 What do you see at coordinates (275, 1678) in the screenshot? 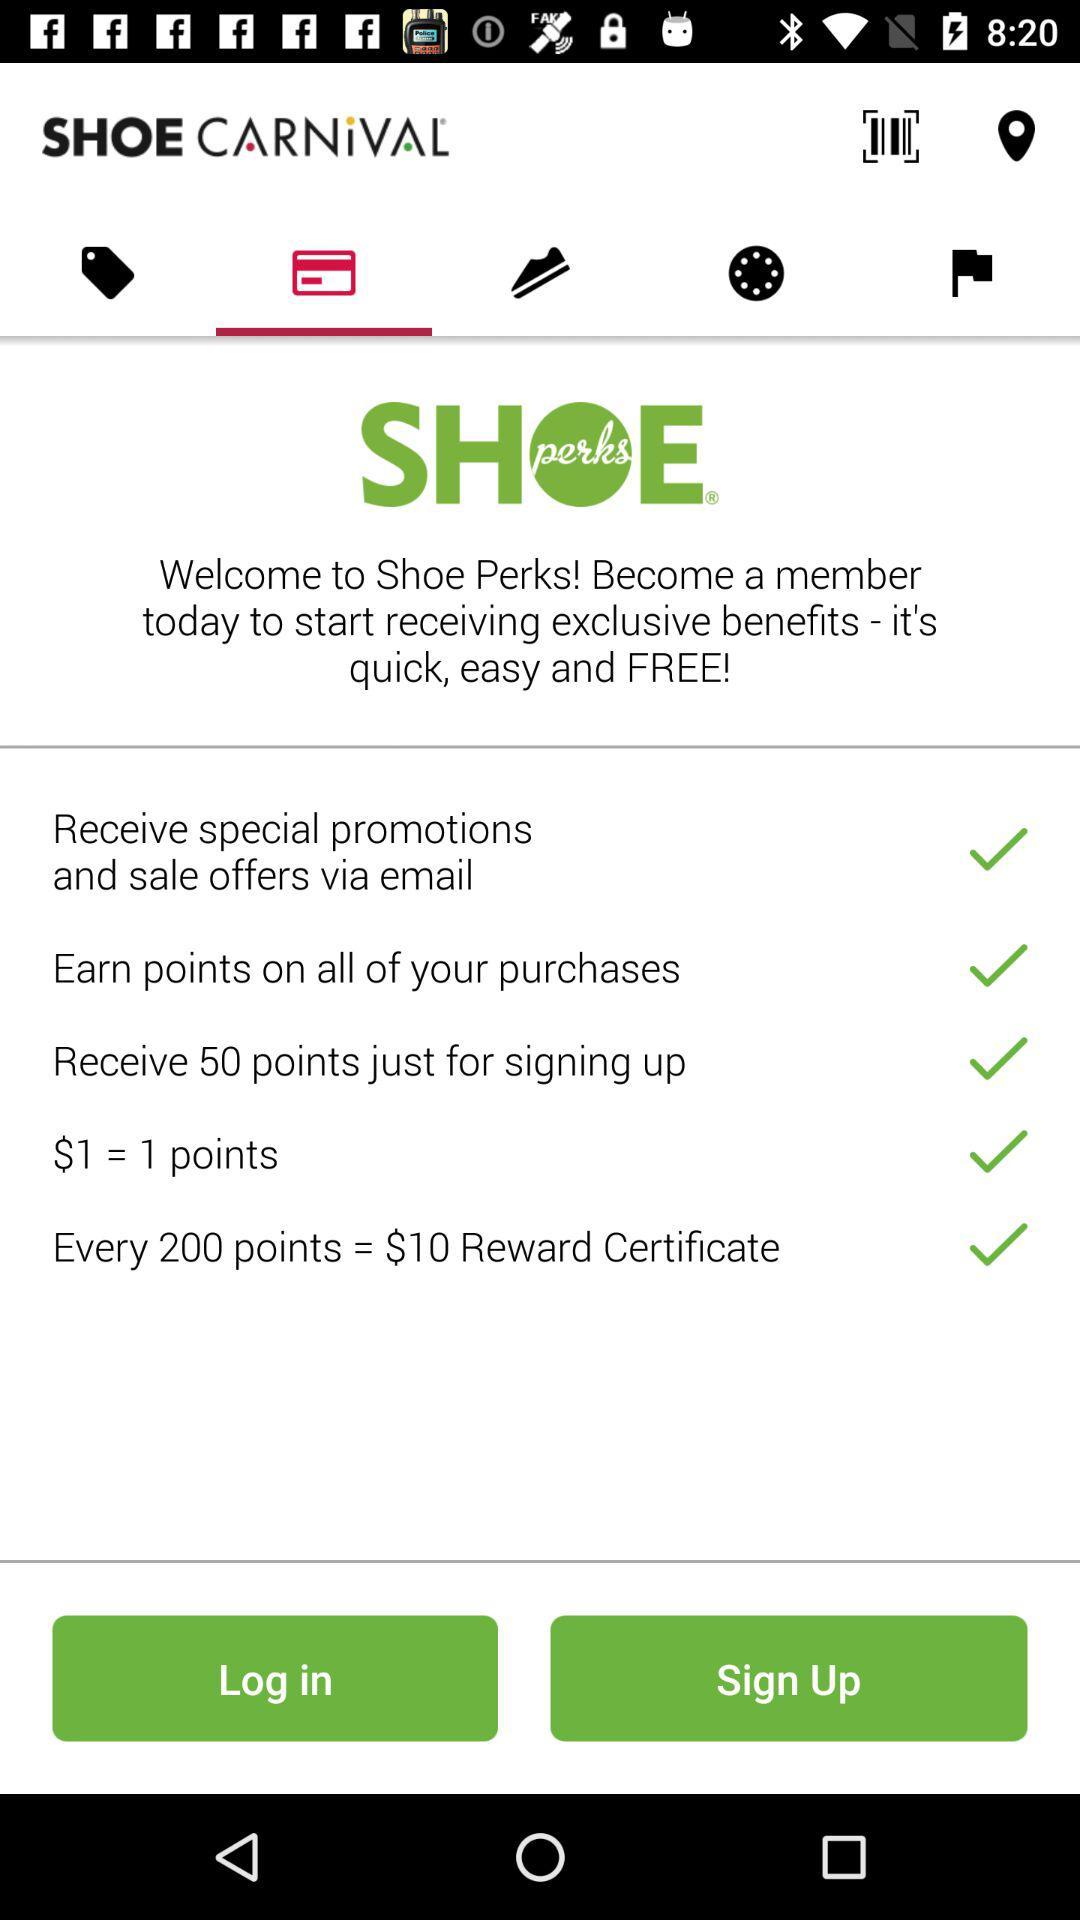
I see `the log in` at bounding box center [275, 1678].